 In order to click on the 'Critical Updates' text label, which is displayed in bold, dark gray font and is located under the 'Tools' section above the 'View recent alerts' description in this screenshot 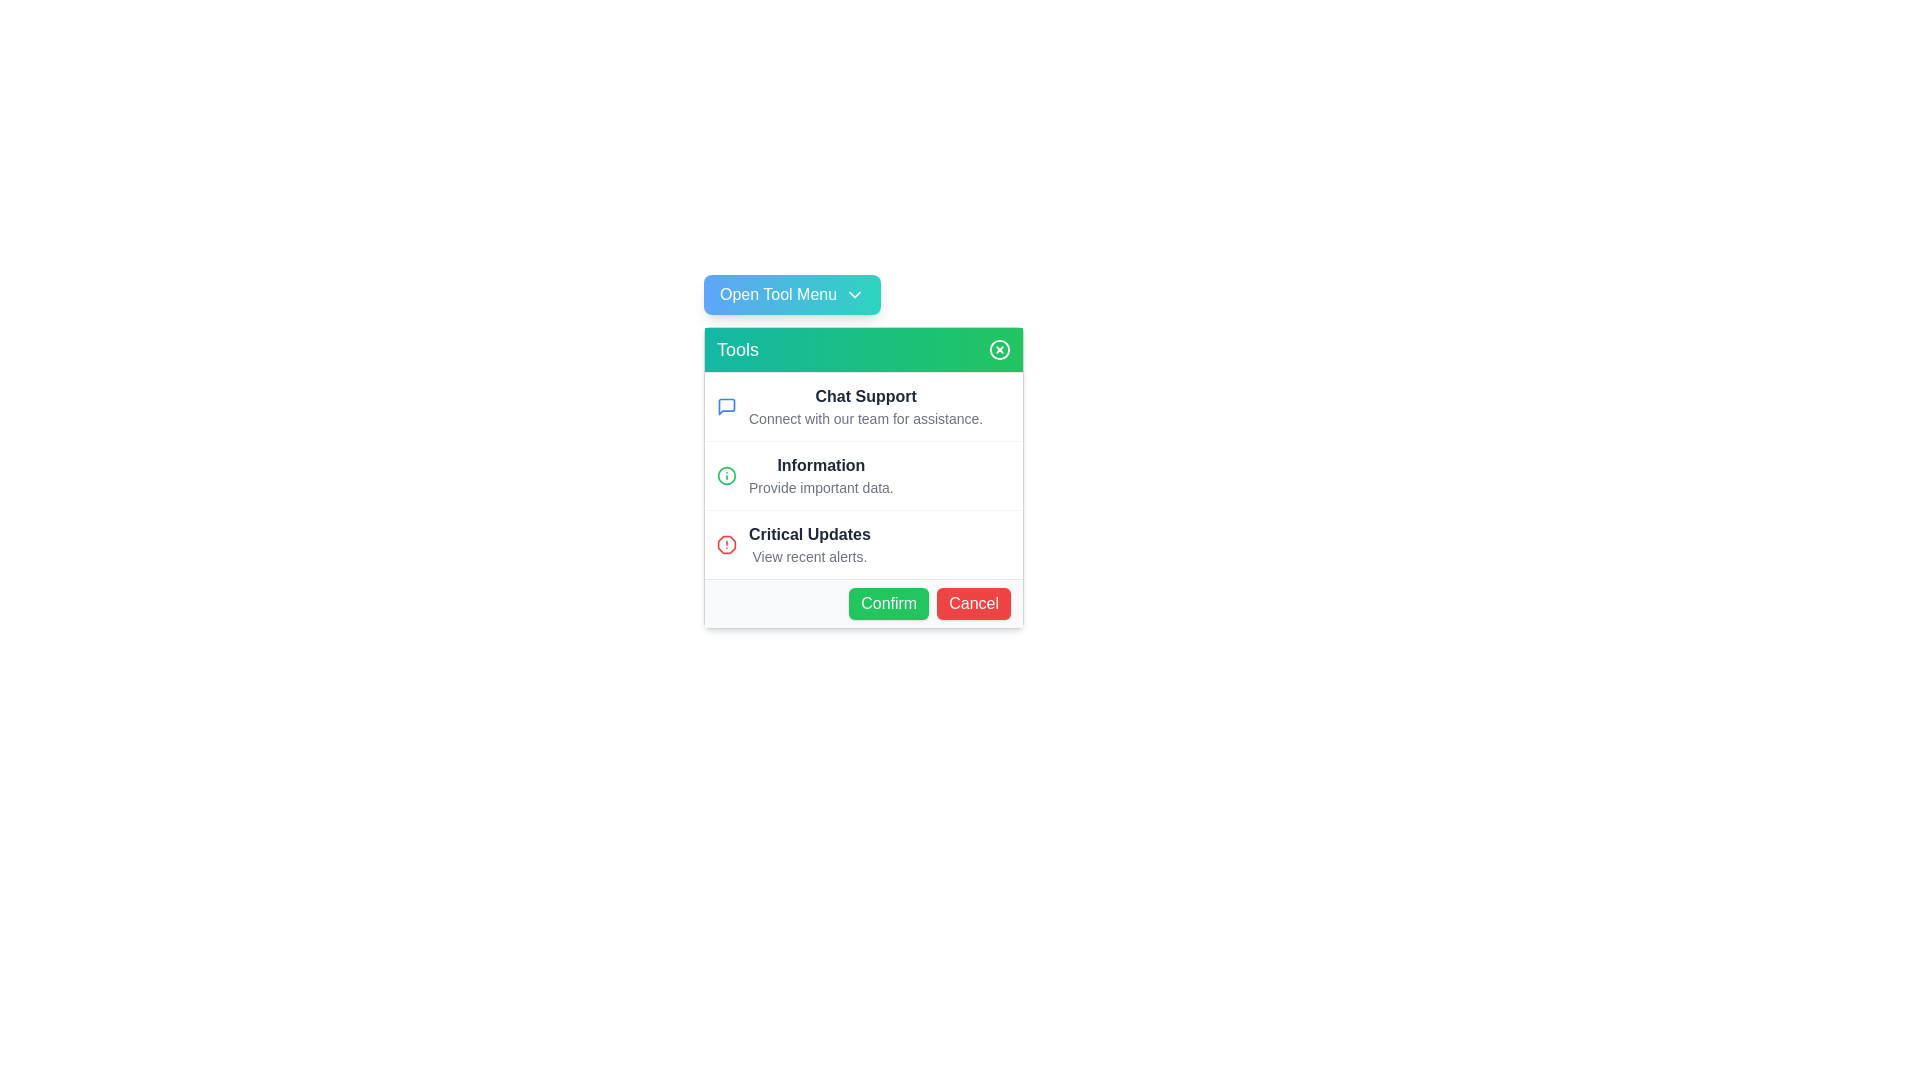, I will do `click(809, 534)`.